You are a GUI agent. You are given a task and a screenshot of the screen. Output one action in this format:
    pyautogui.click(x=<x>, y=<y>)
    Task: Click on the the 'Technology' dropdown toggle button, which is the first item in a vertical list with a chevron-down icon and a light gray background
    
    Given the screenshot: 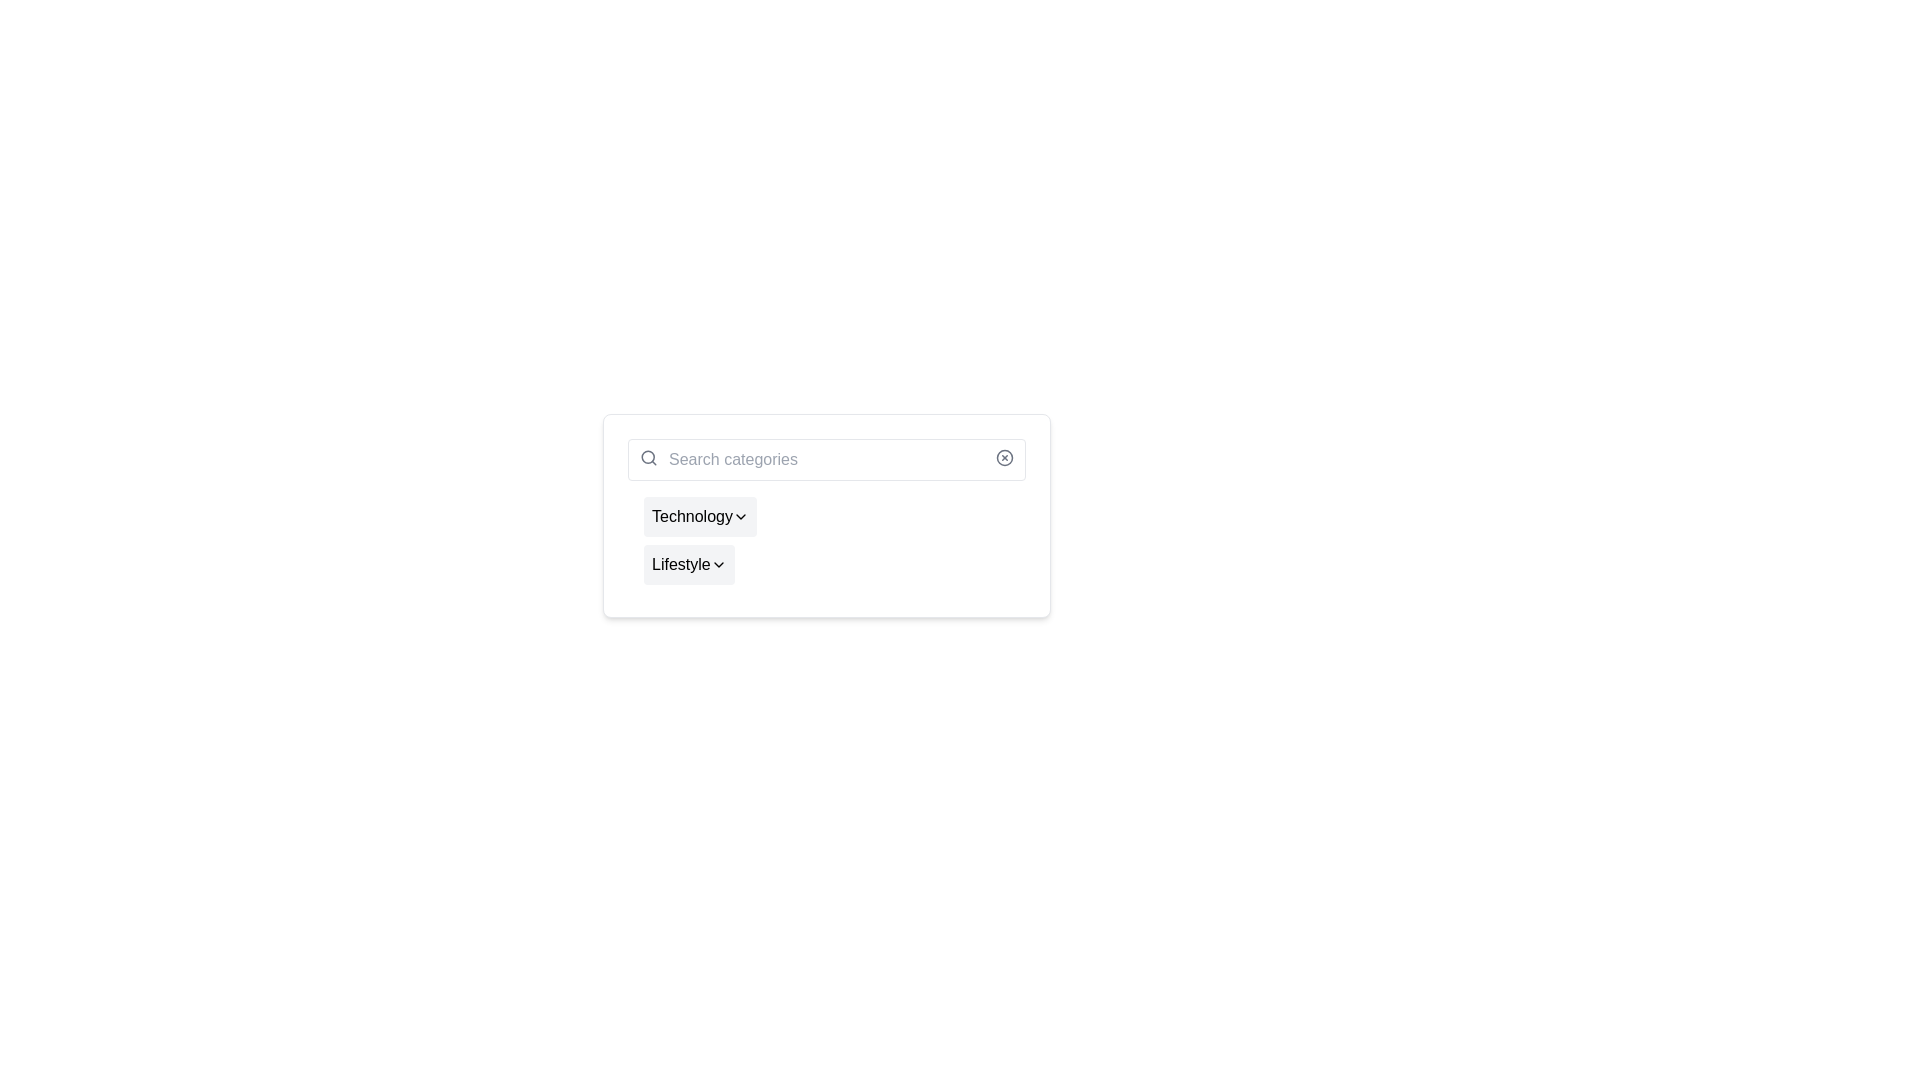 What is the action you would take?
    pyautogui.click(x=700, y=515)
    